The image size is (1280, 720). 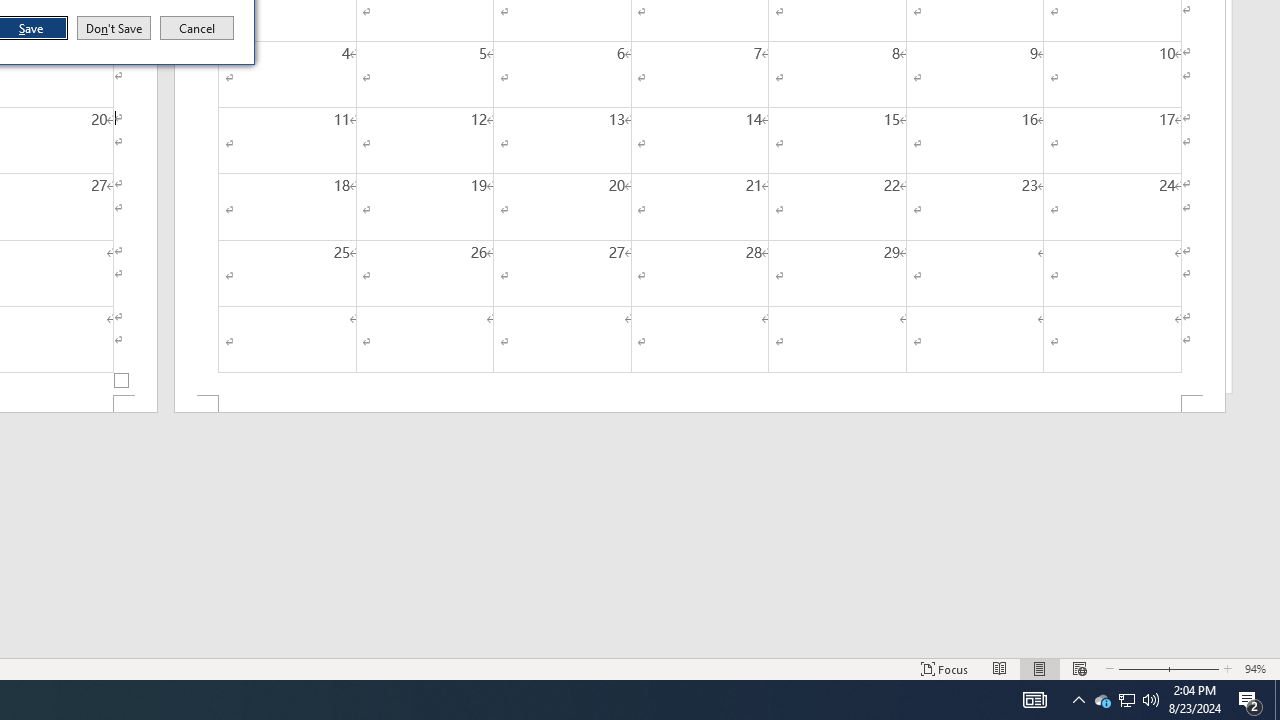 What do you see at coordinates (112, 28) in the screenshot?
I see `'Don'` at bounding box center [112, 28].